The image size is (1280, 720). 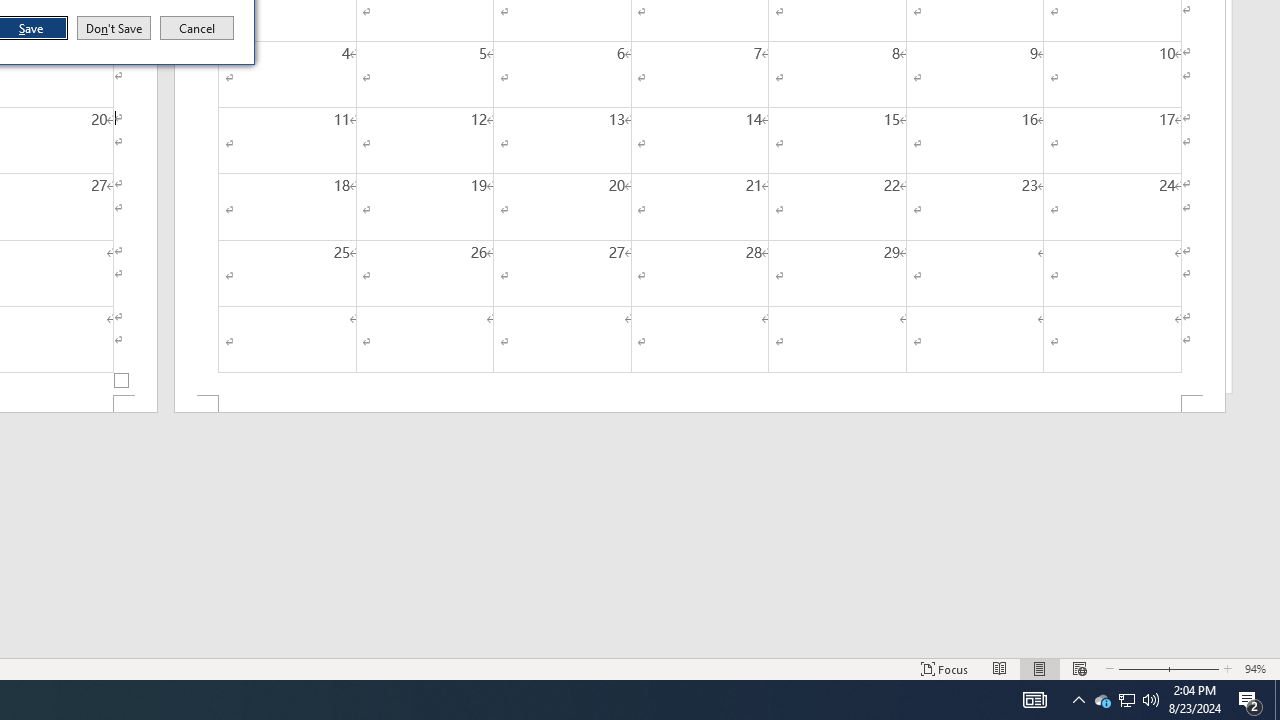 What do you see at coordinates (112, 28) in the screenshot?
I see `'Don'` at bounding box center [112, 28].